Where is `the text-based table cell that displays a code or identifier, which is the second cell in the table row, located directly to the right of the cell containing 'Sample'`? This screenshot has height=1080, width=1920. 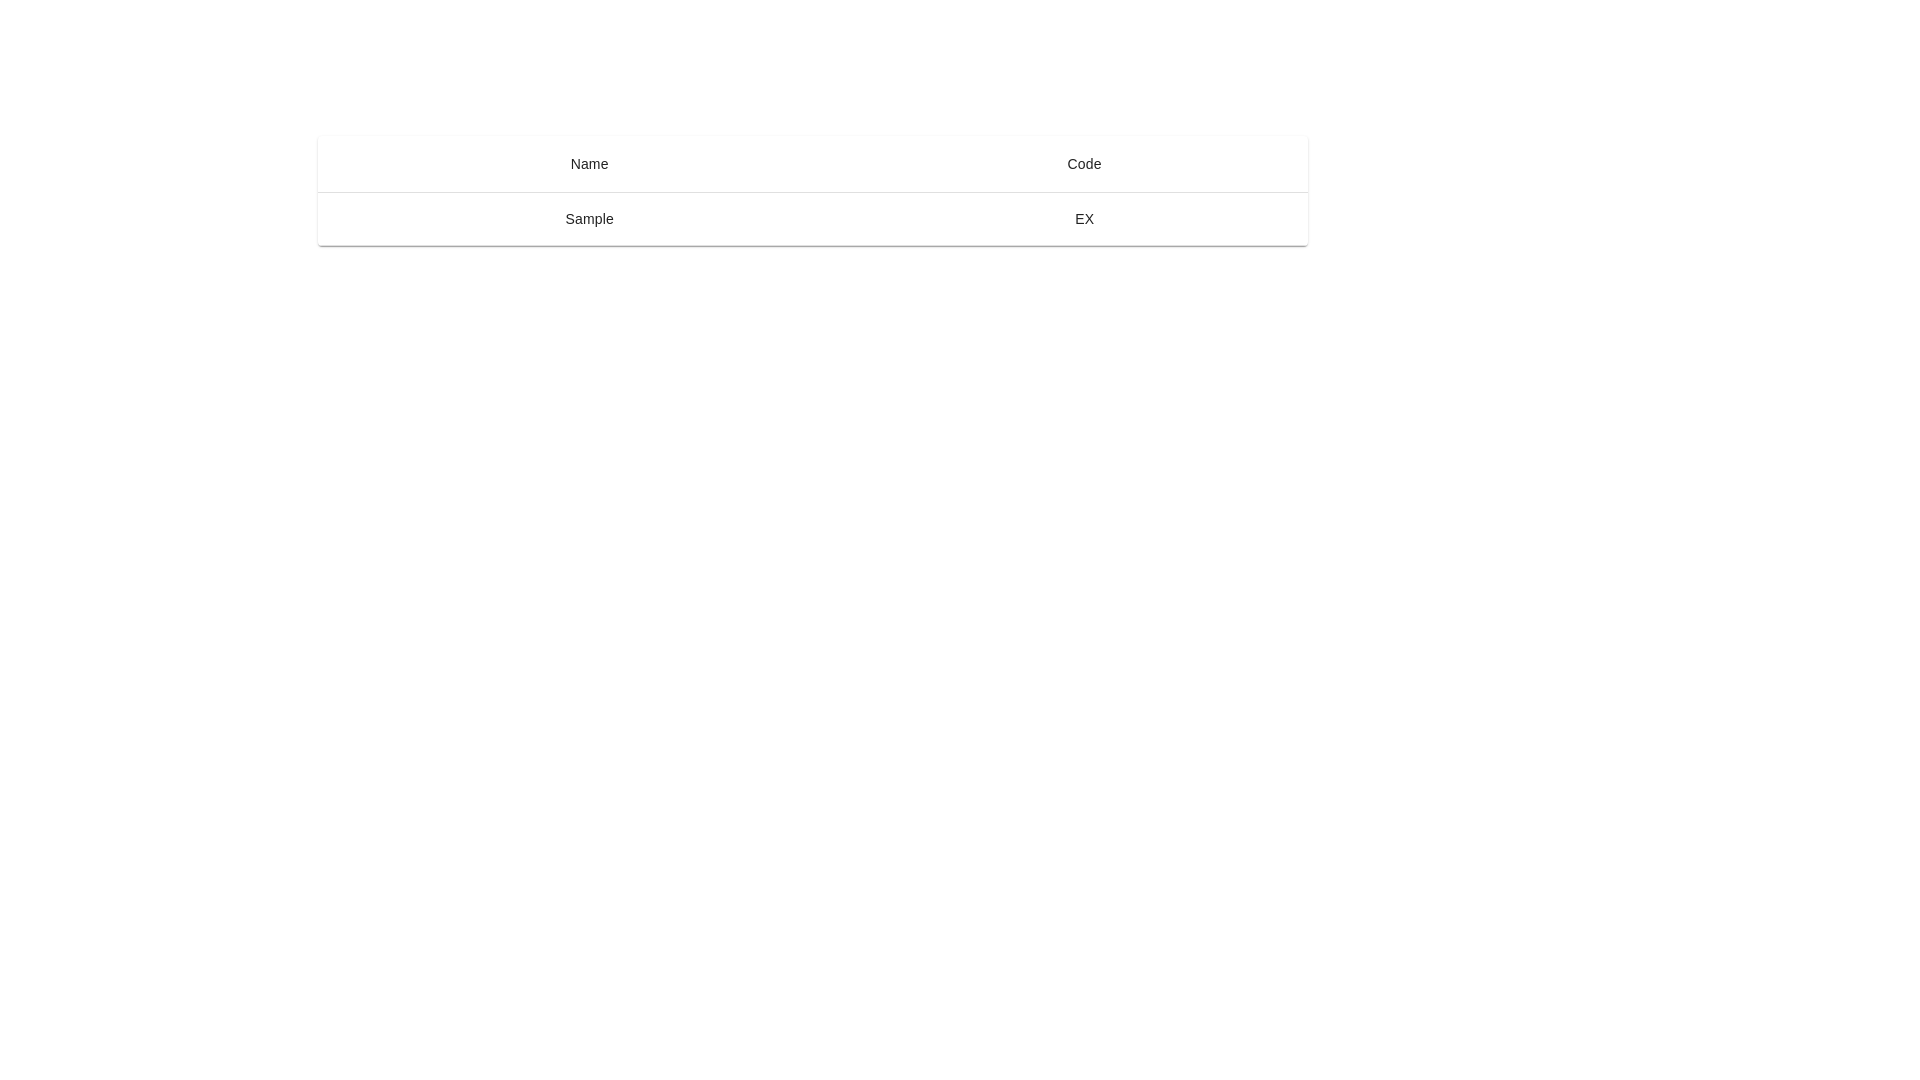
the text-based table cell that displays a code or identifier, which is the second cell in the table row, located directly to the right of the cell containing 'Sample' is located at coordinates (1083, 219).